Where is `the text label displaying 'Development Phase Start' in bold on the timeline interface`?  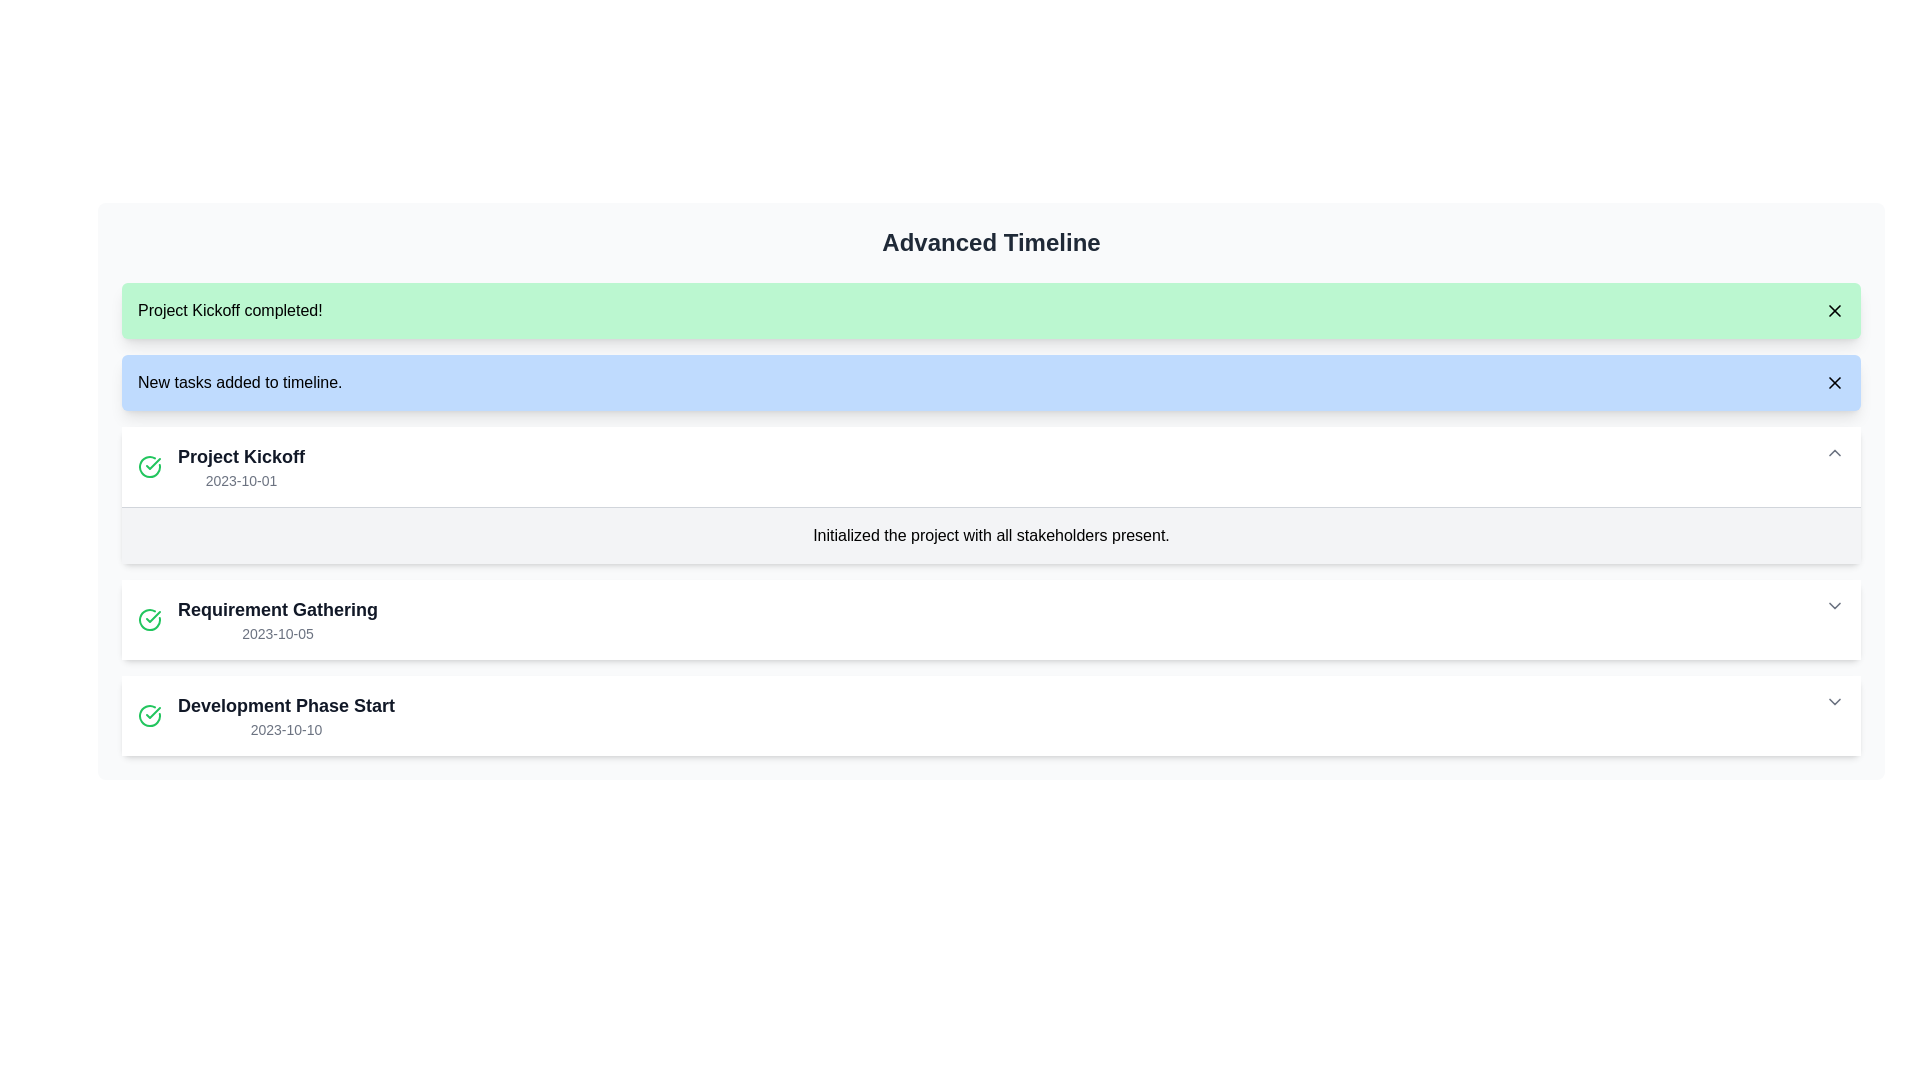
the text label displaying 'Development Phase Start' in bold on the timeline interface is located at coordinates (285, 704).